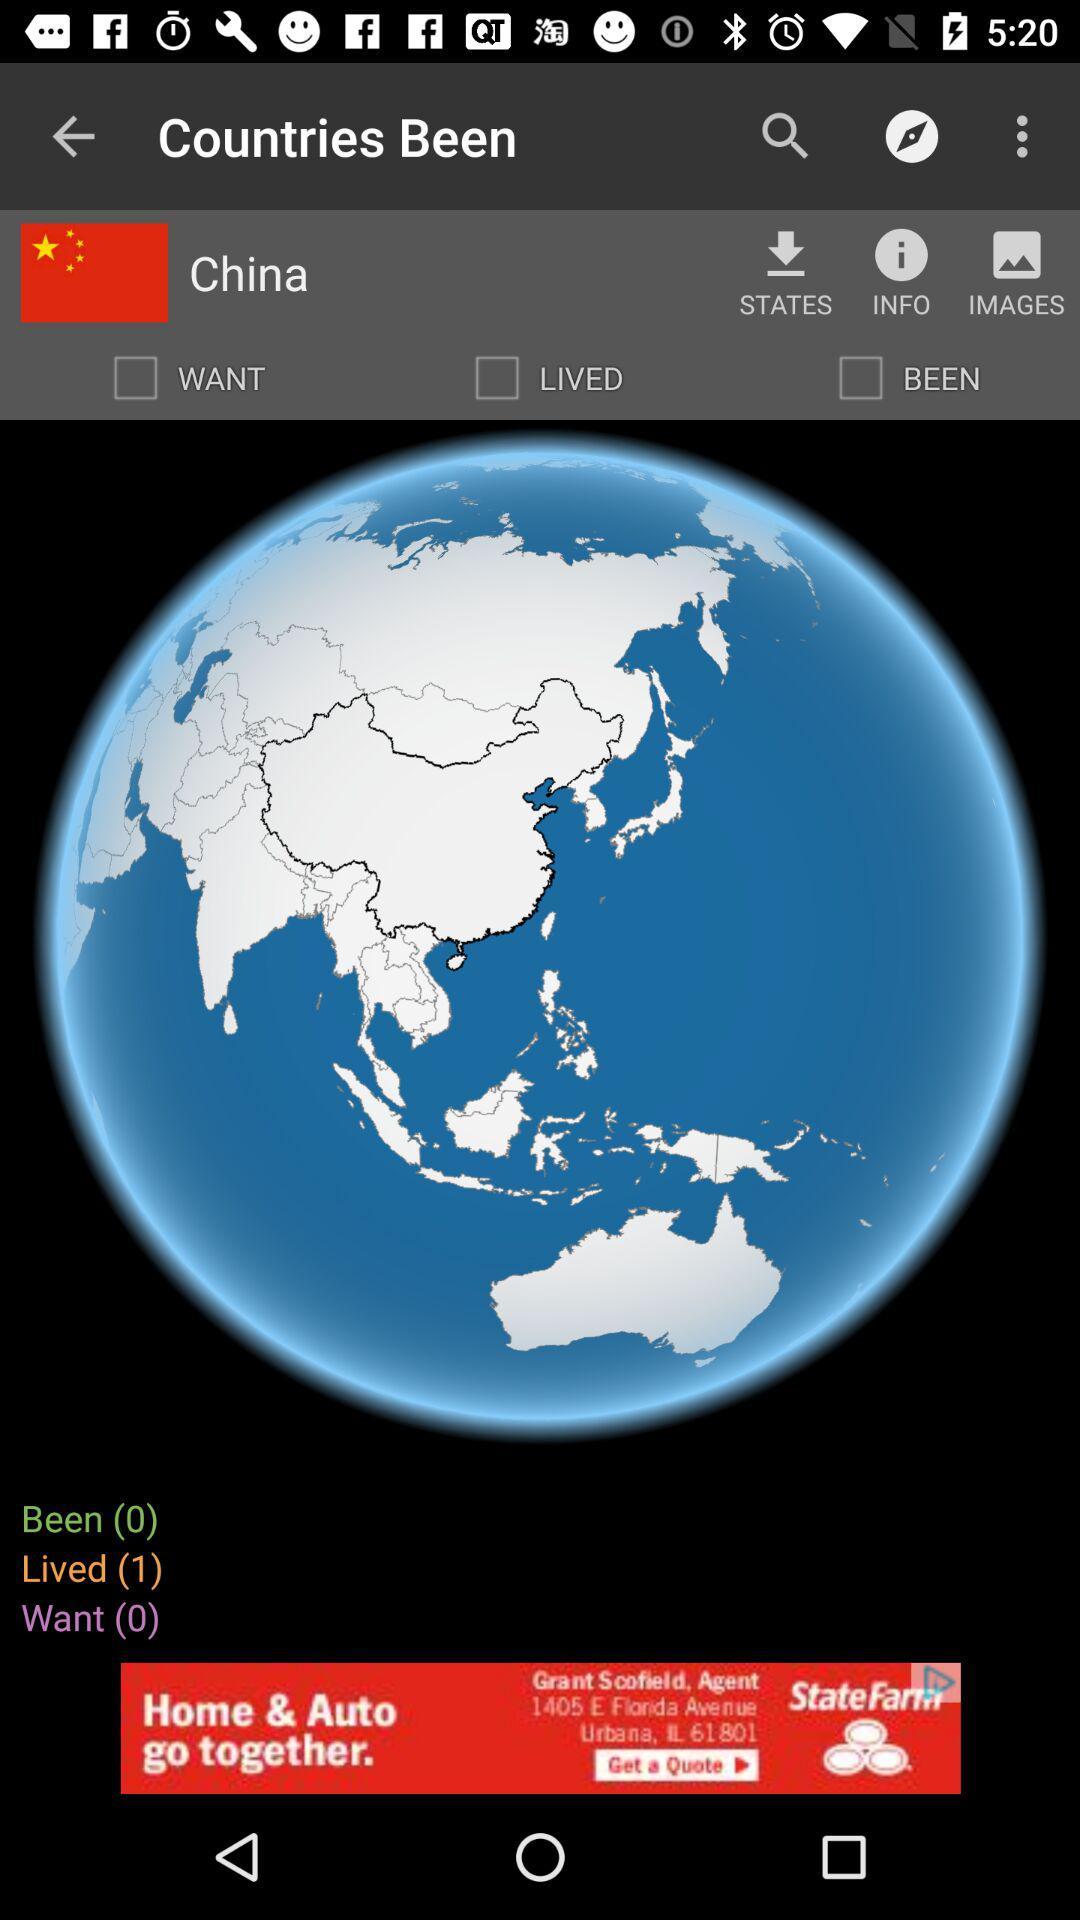  I want to click on want option, so click(135, 378).